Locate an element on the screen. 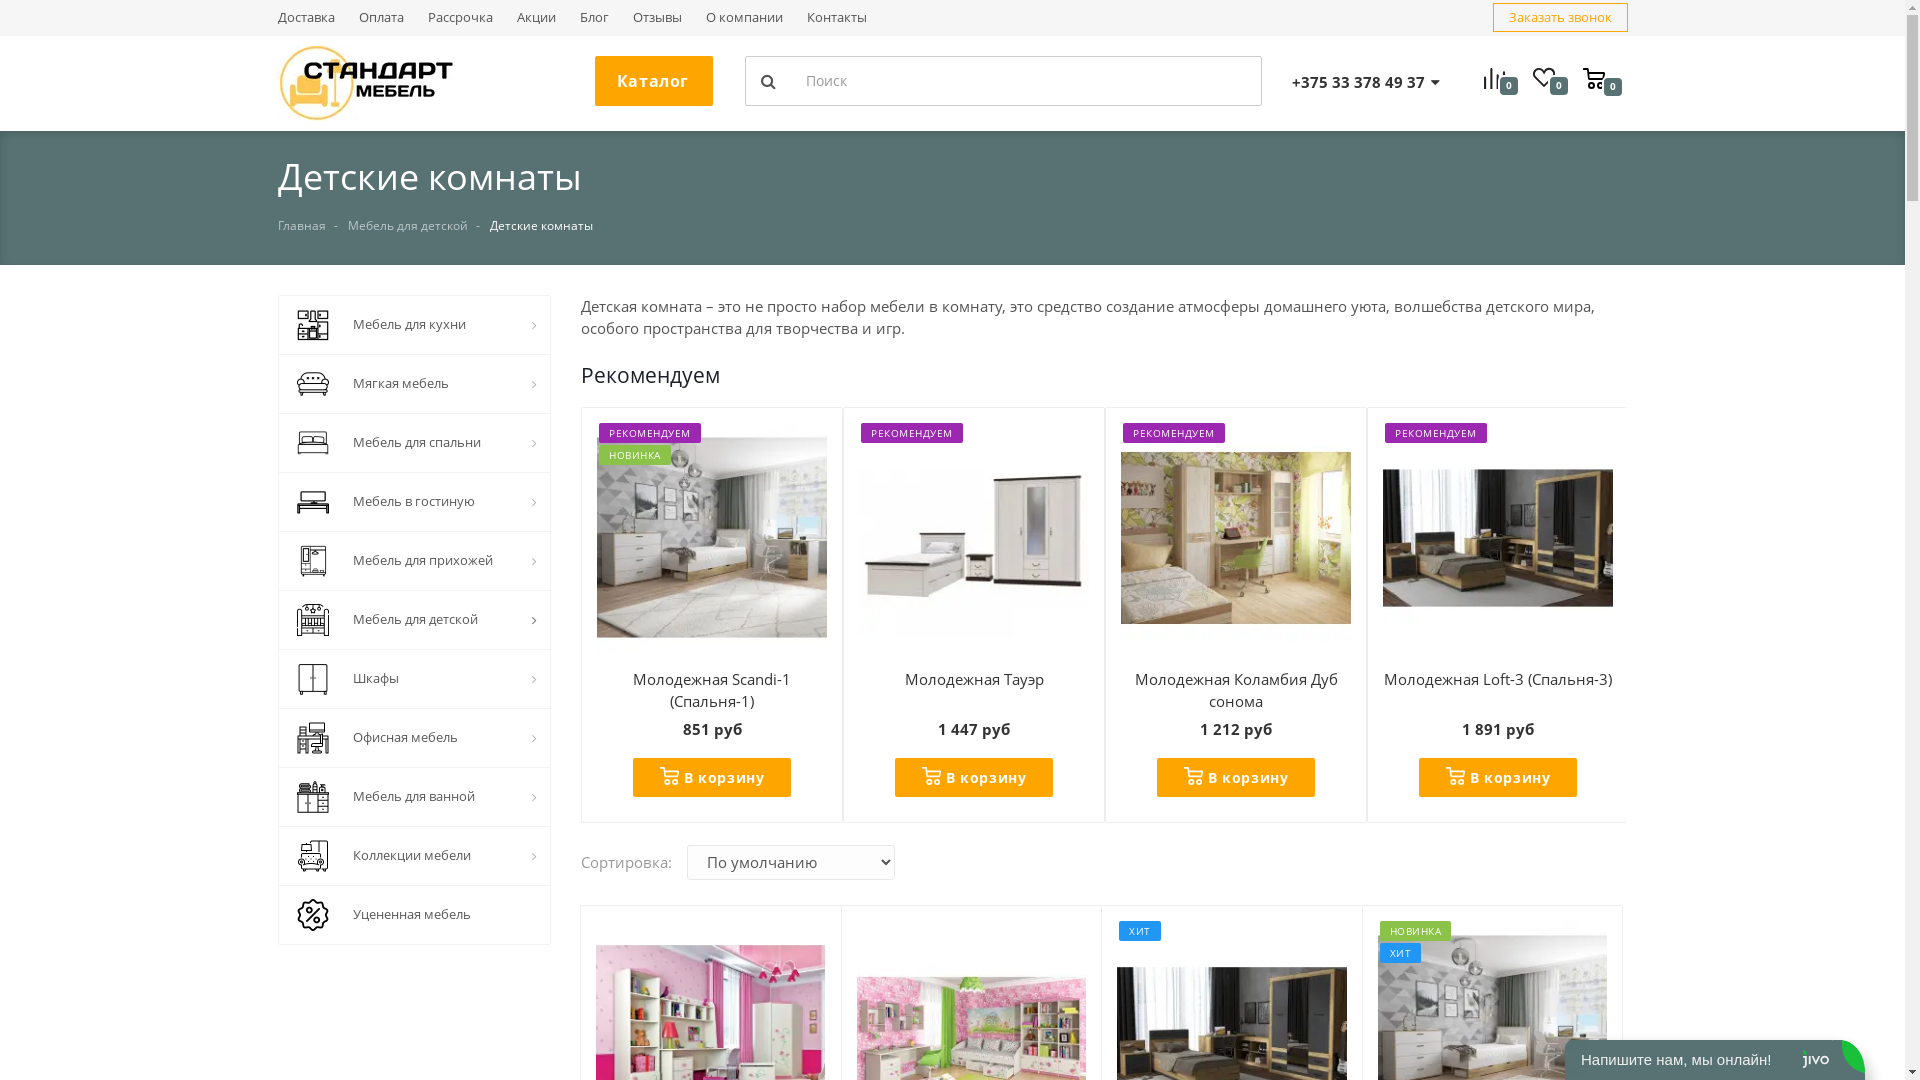 This screenshot has width=1920, height=1080. '0' is located at coordinates (1482, 80).